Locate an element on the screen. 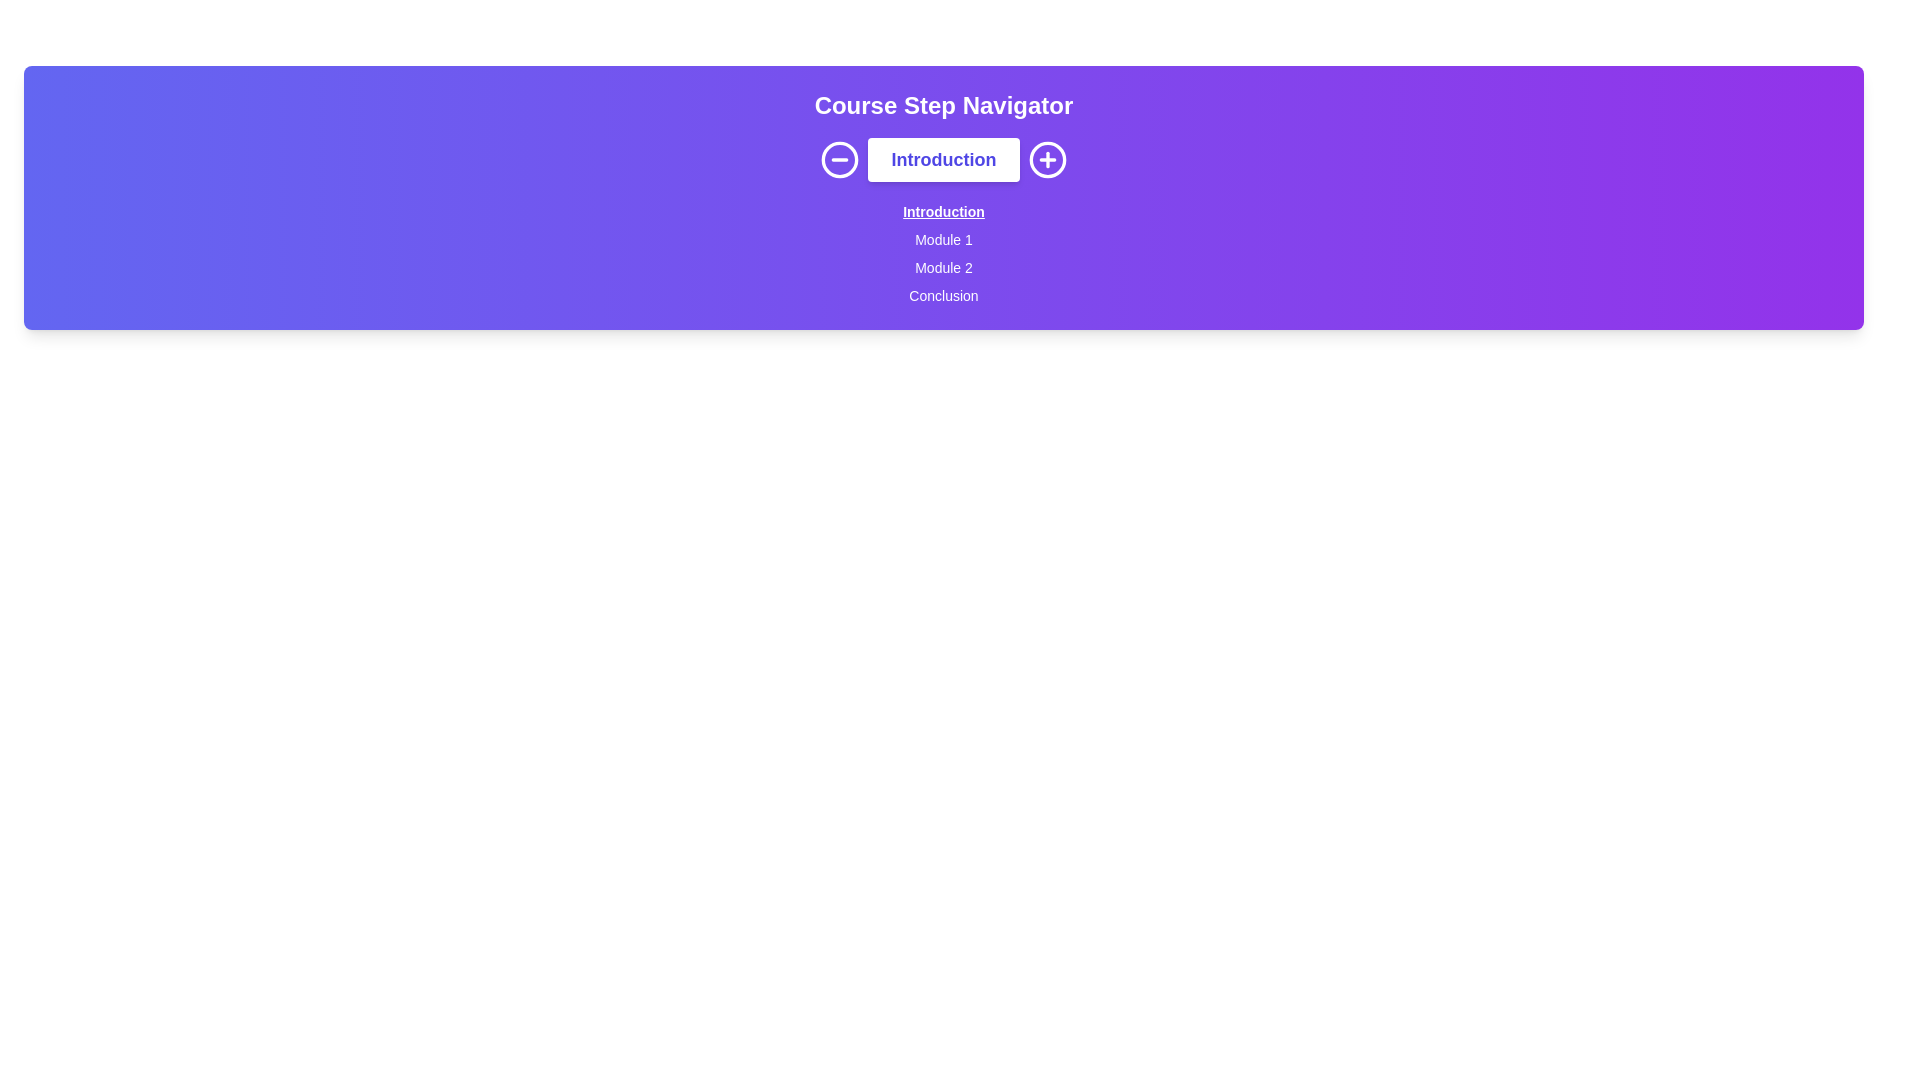 This screenshot has height=1080, width=1920. the prominent text label 'Course Step Navigator' styled in bold, large white letters against a gradient purple background, which is centrally aligned at the top of the section is located at coordinates (943, 105).